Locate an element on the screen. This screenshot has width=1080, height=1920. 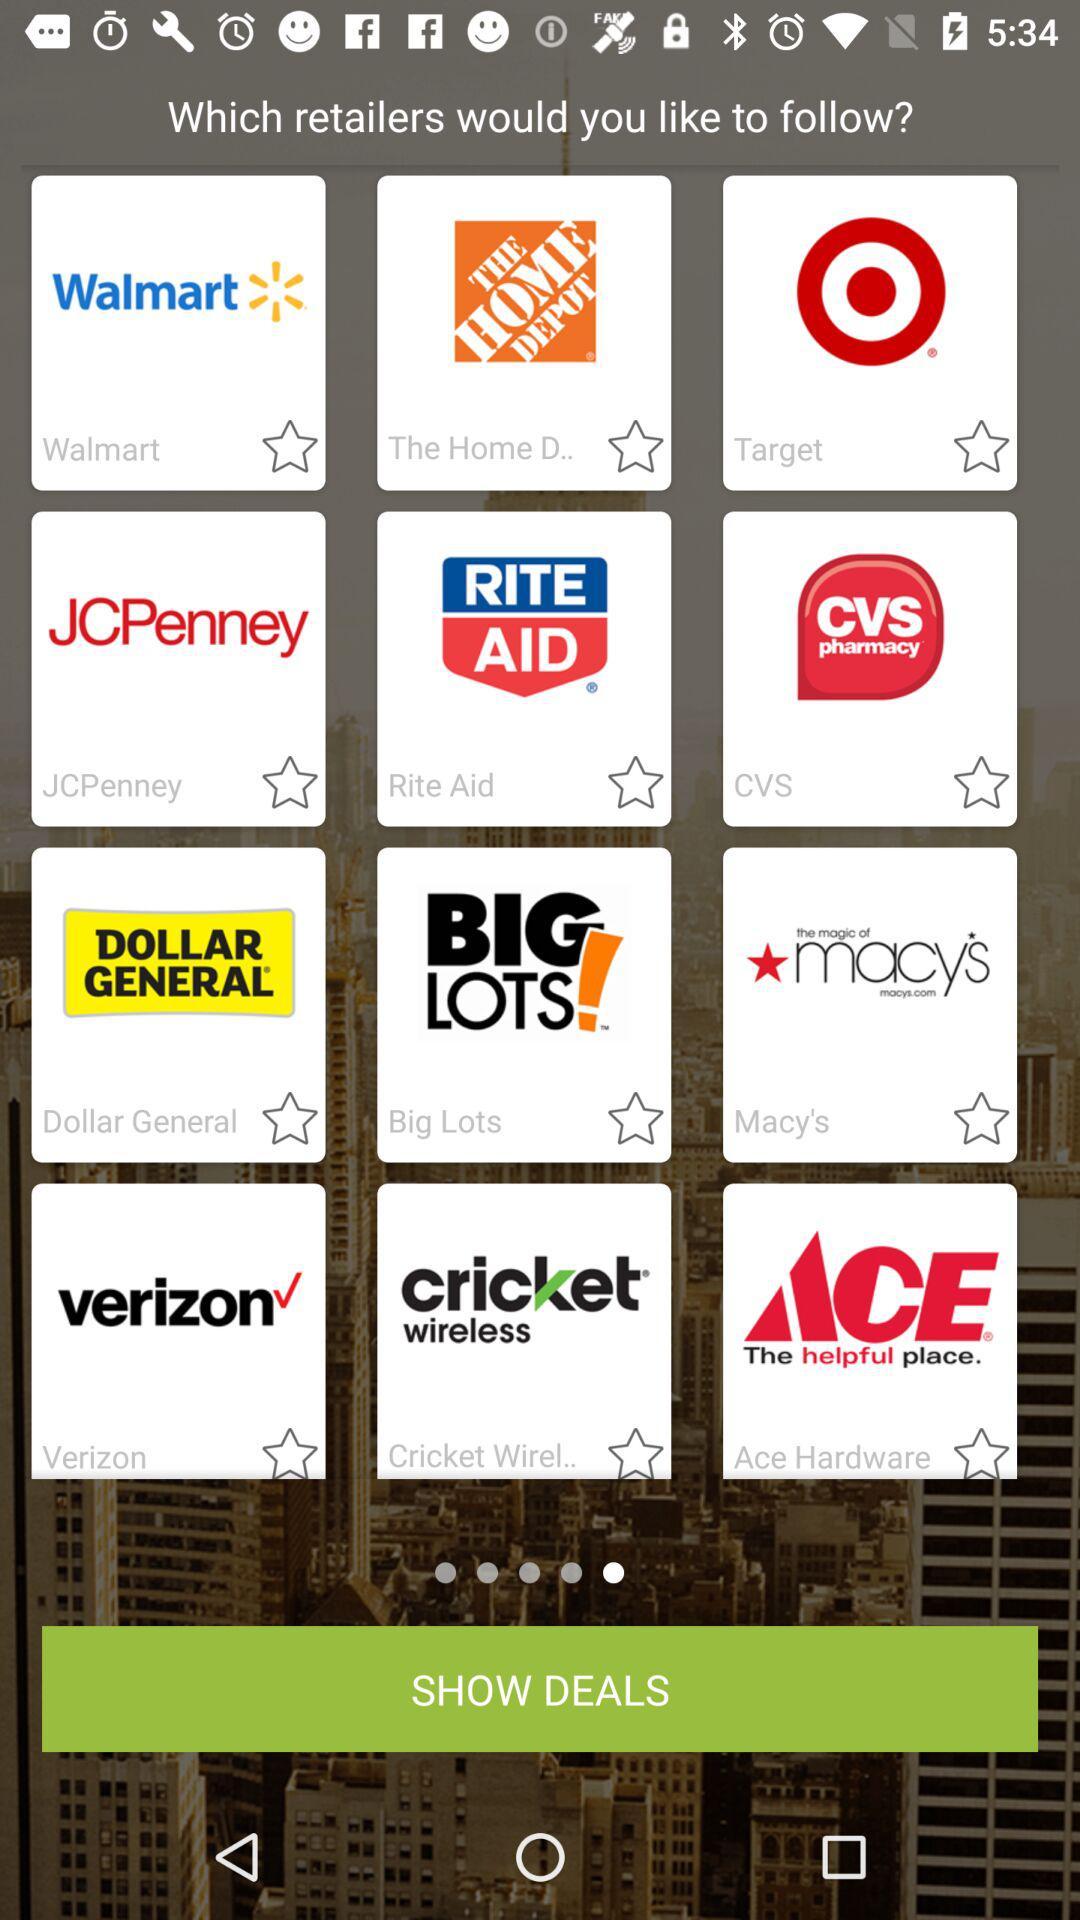
show deals is located at coordinates (540, 1688).